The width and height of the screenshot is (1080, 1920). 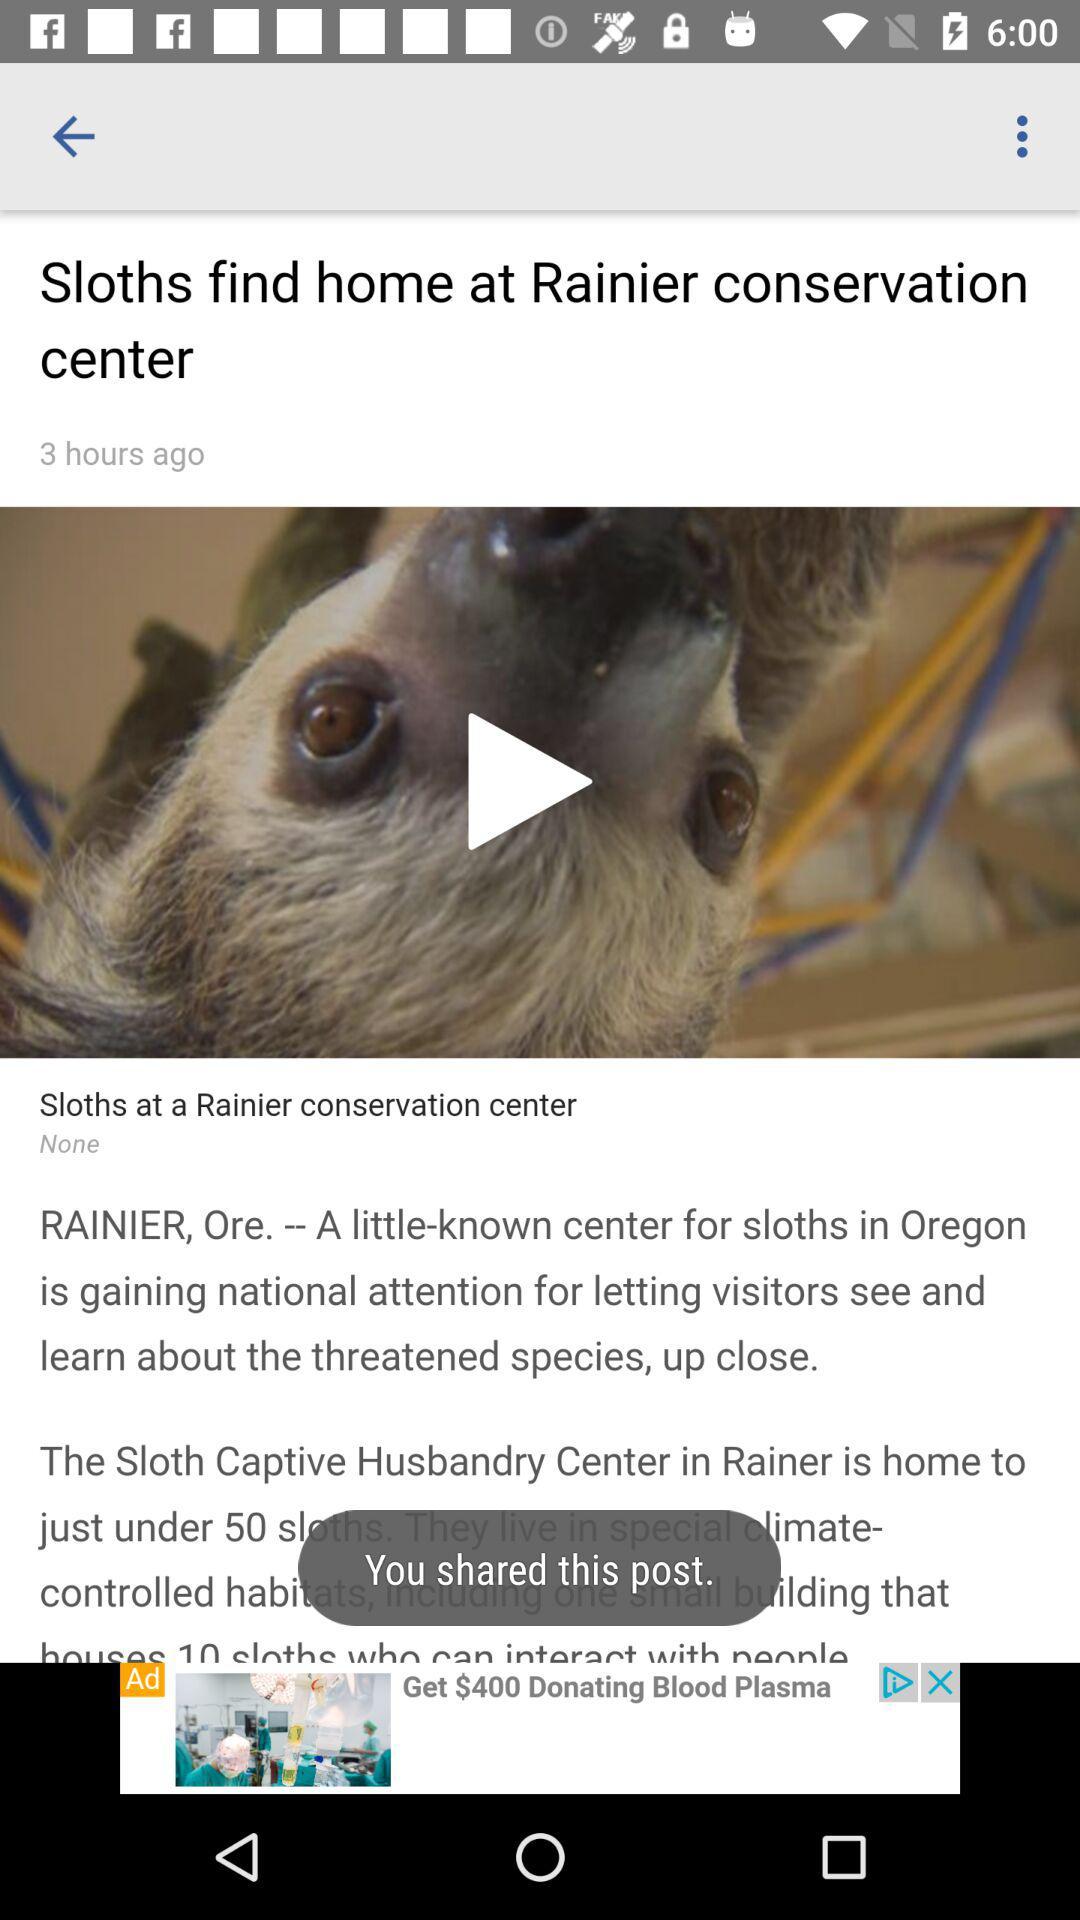 What do you see at coordinates (540, 1727) in the screenshot?
I see `advertisement` at bounding box center [540, 1727].